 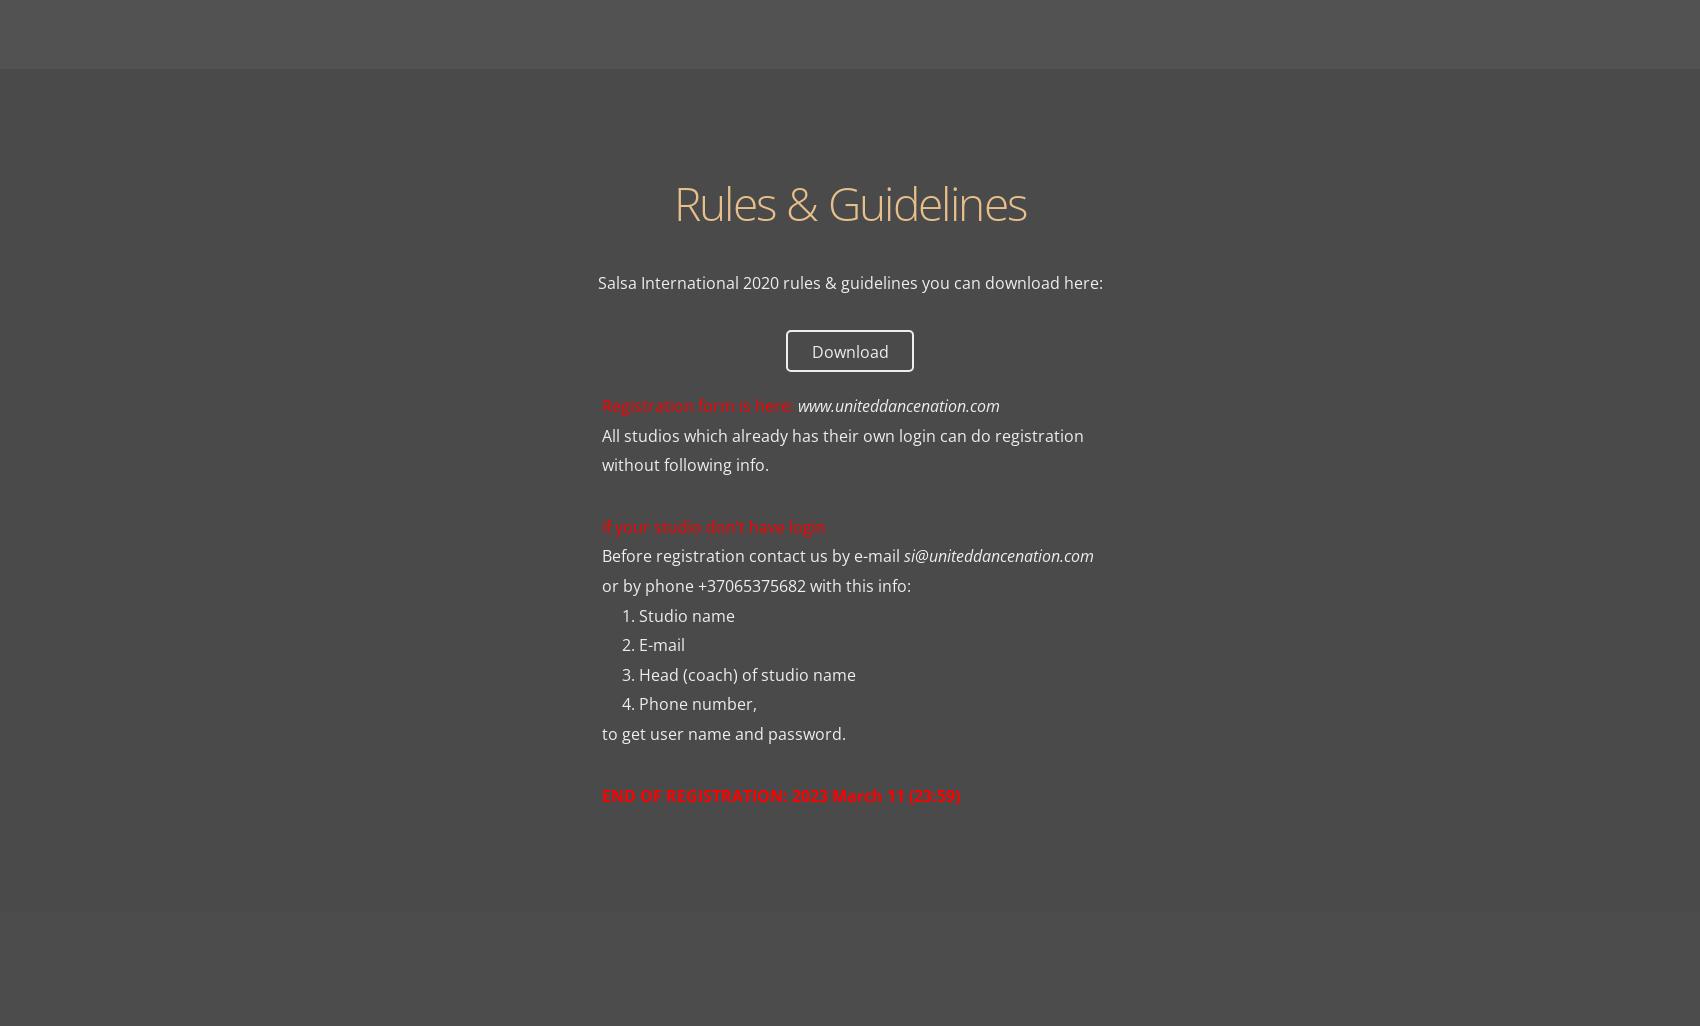 What do you see at coordinates (754, 585) in the screenshot?
I see `'or by phone +37065375682 with this info:'` at bounding box center [754, 585].